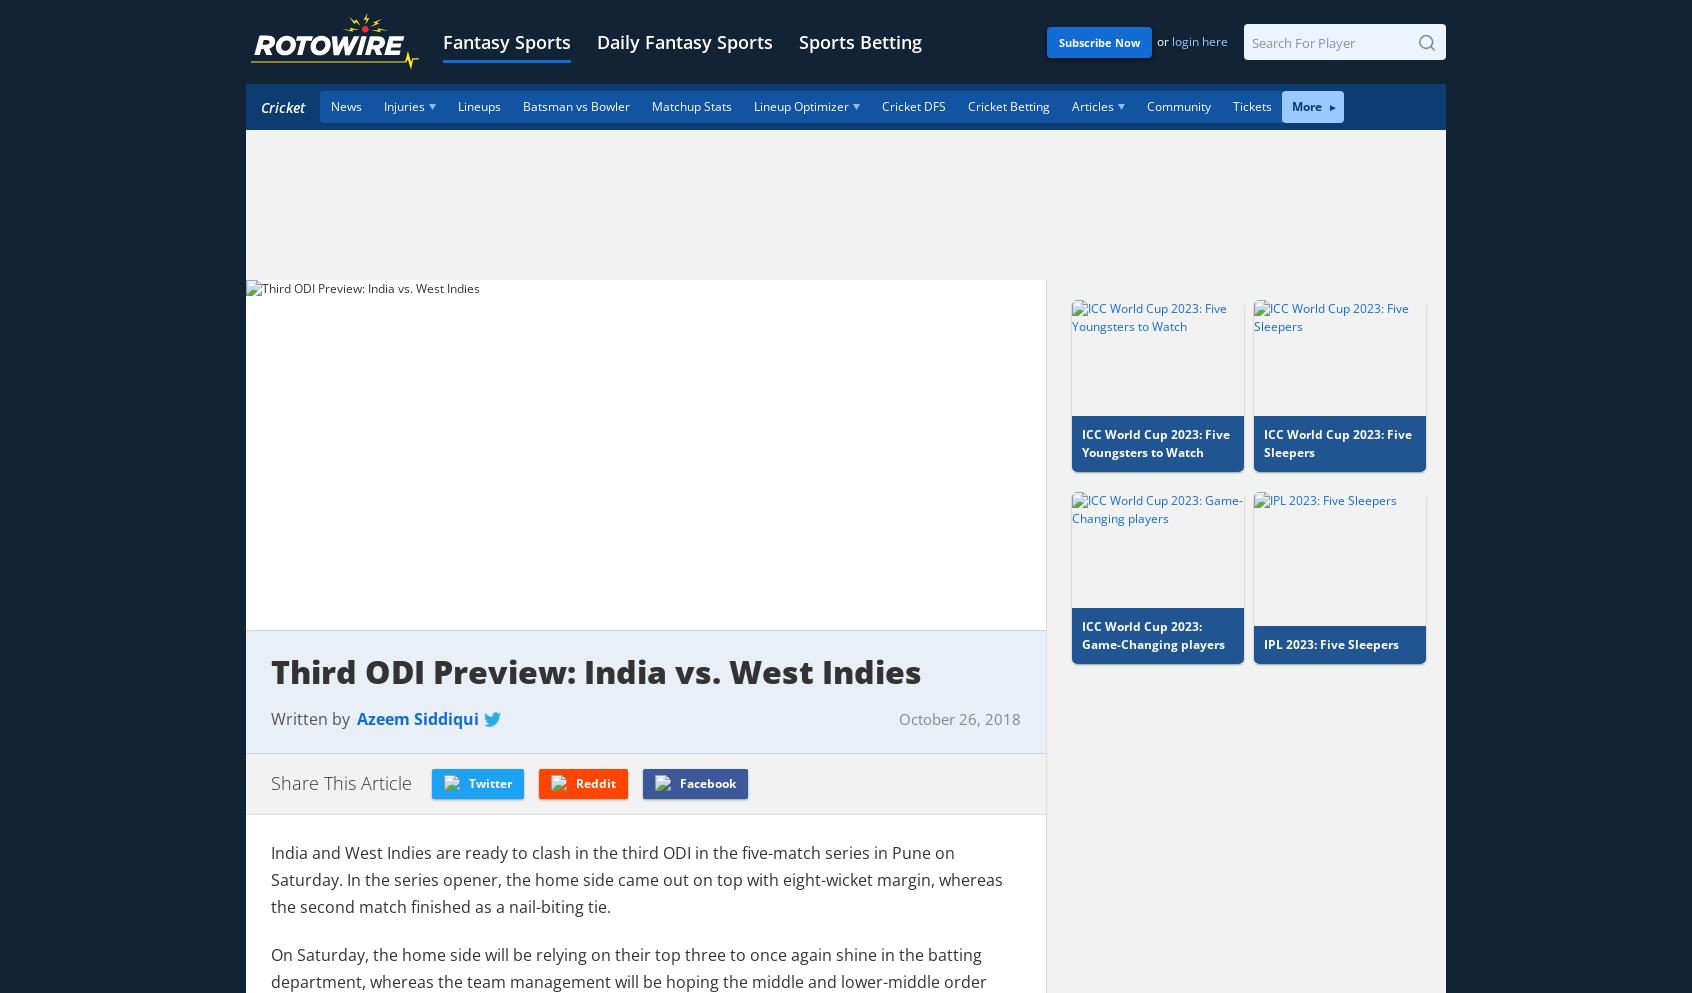  I want to click on 'India and West Indies are ready to clash in the third ODI in the five-match series in Pune on Saturday. In the series opener, the home side came out on top with eight-wicket margin, whereas the second match finished as a nail-biting tie.', so click(637, 879).